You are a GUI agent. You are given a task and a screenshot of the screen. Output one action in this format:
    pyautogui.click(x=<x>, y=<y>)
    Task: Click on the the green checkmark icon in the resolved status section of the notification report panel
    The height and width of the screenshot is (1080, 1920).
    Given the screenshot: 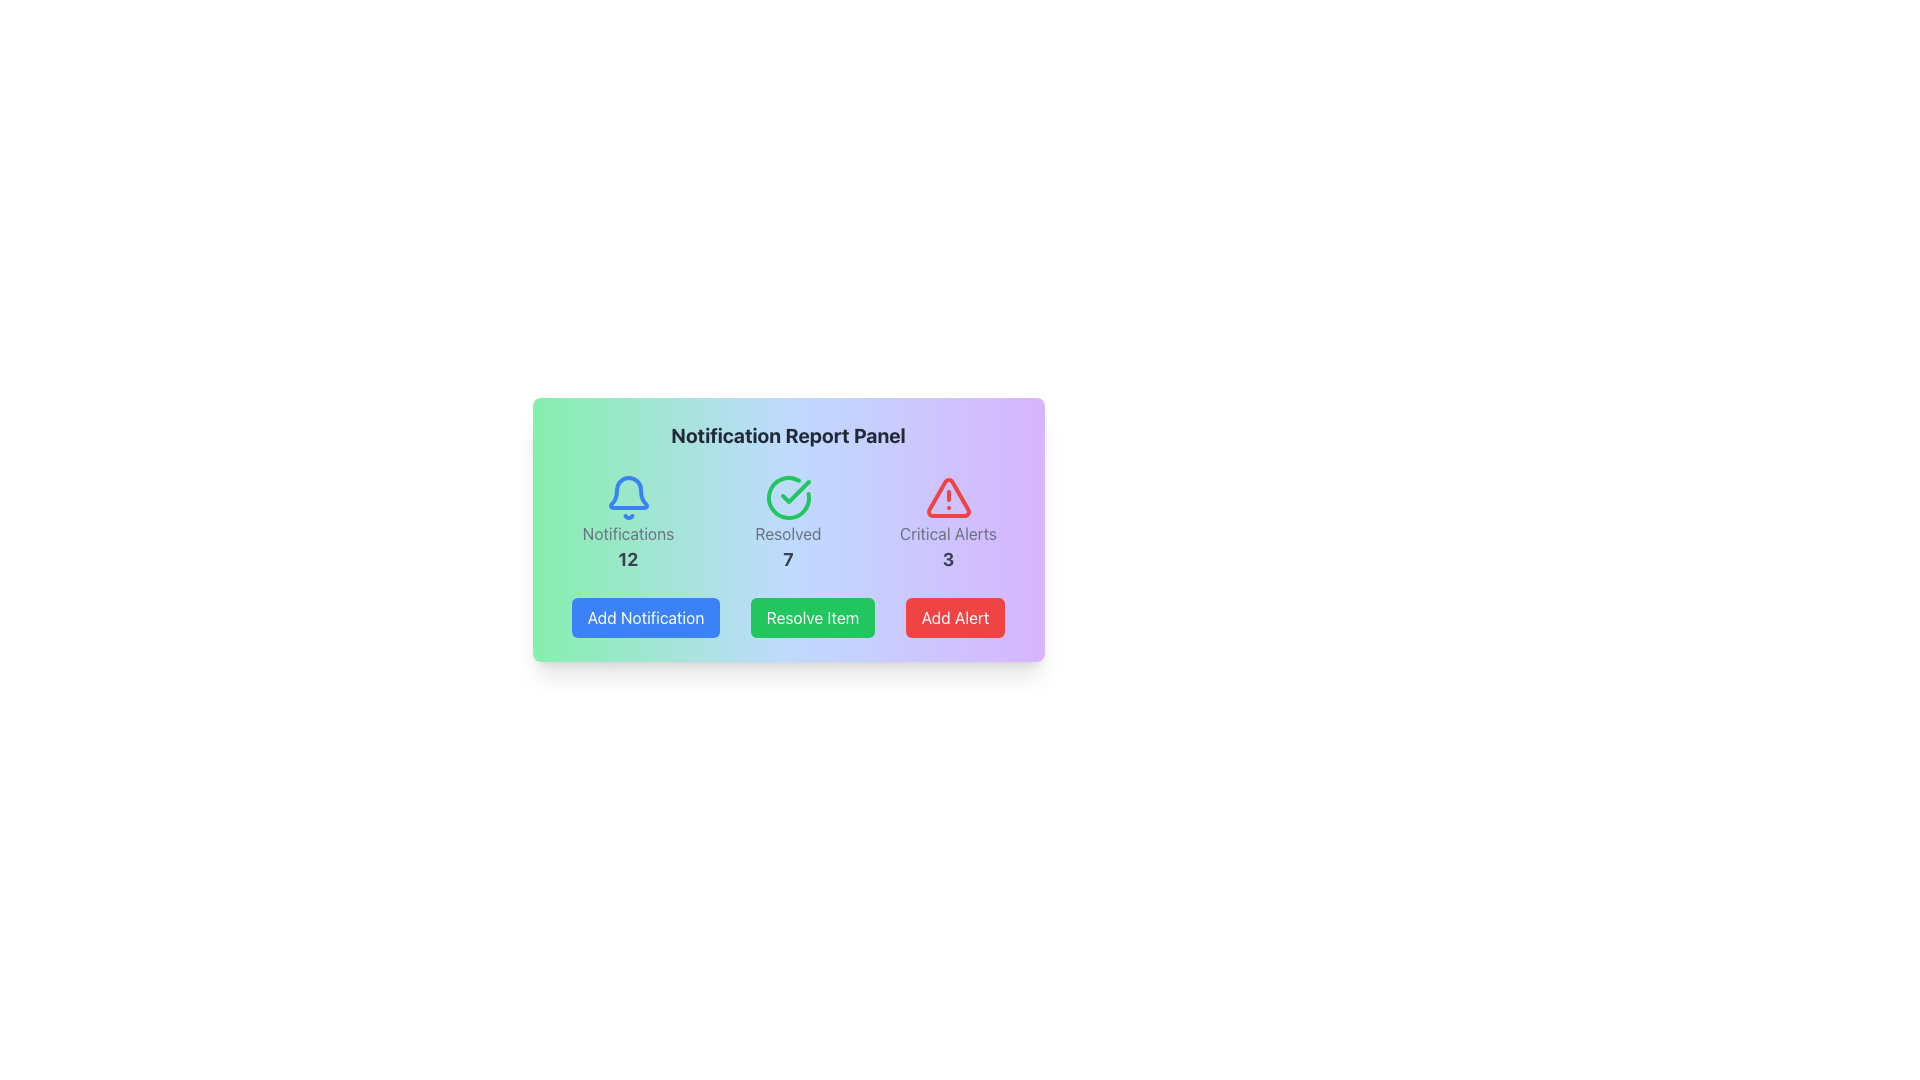 What is the action you would take?
    pyautogui.click(x=794, y=492)
    